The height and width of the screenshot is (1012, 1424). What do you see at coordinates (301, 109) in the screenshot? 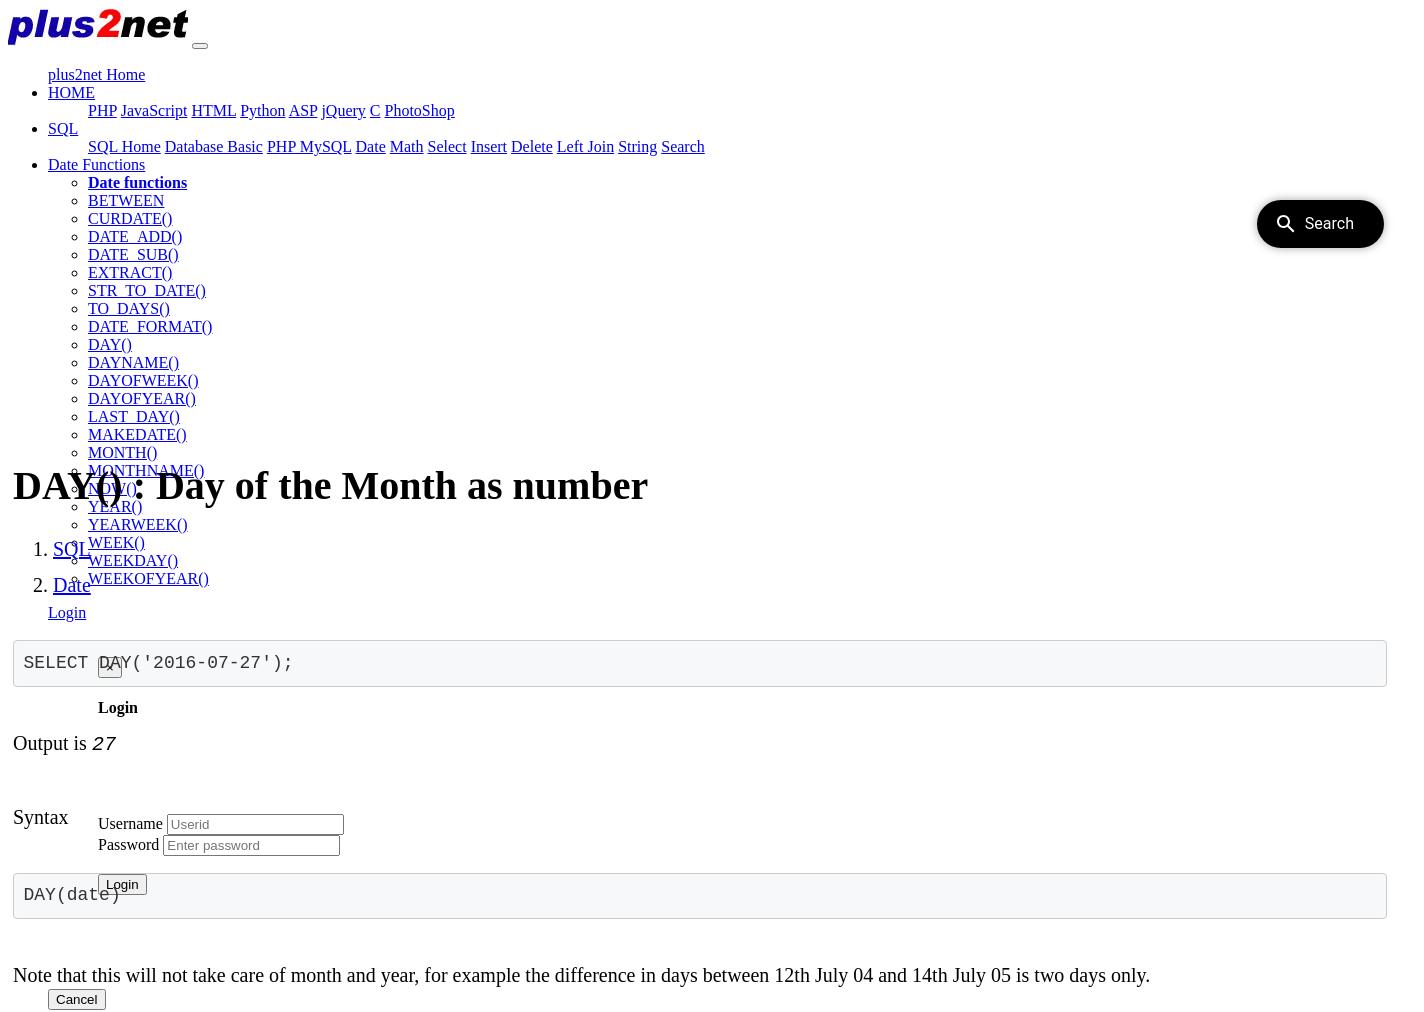
I see `'ASP'` at bounding box center [301, 109].